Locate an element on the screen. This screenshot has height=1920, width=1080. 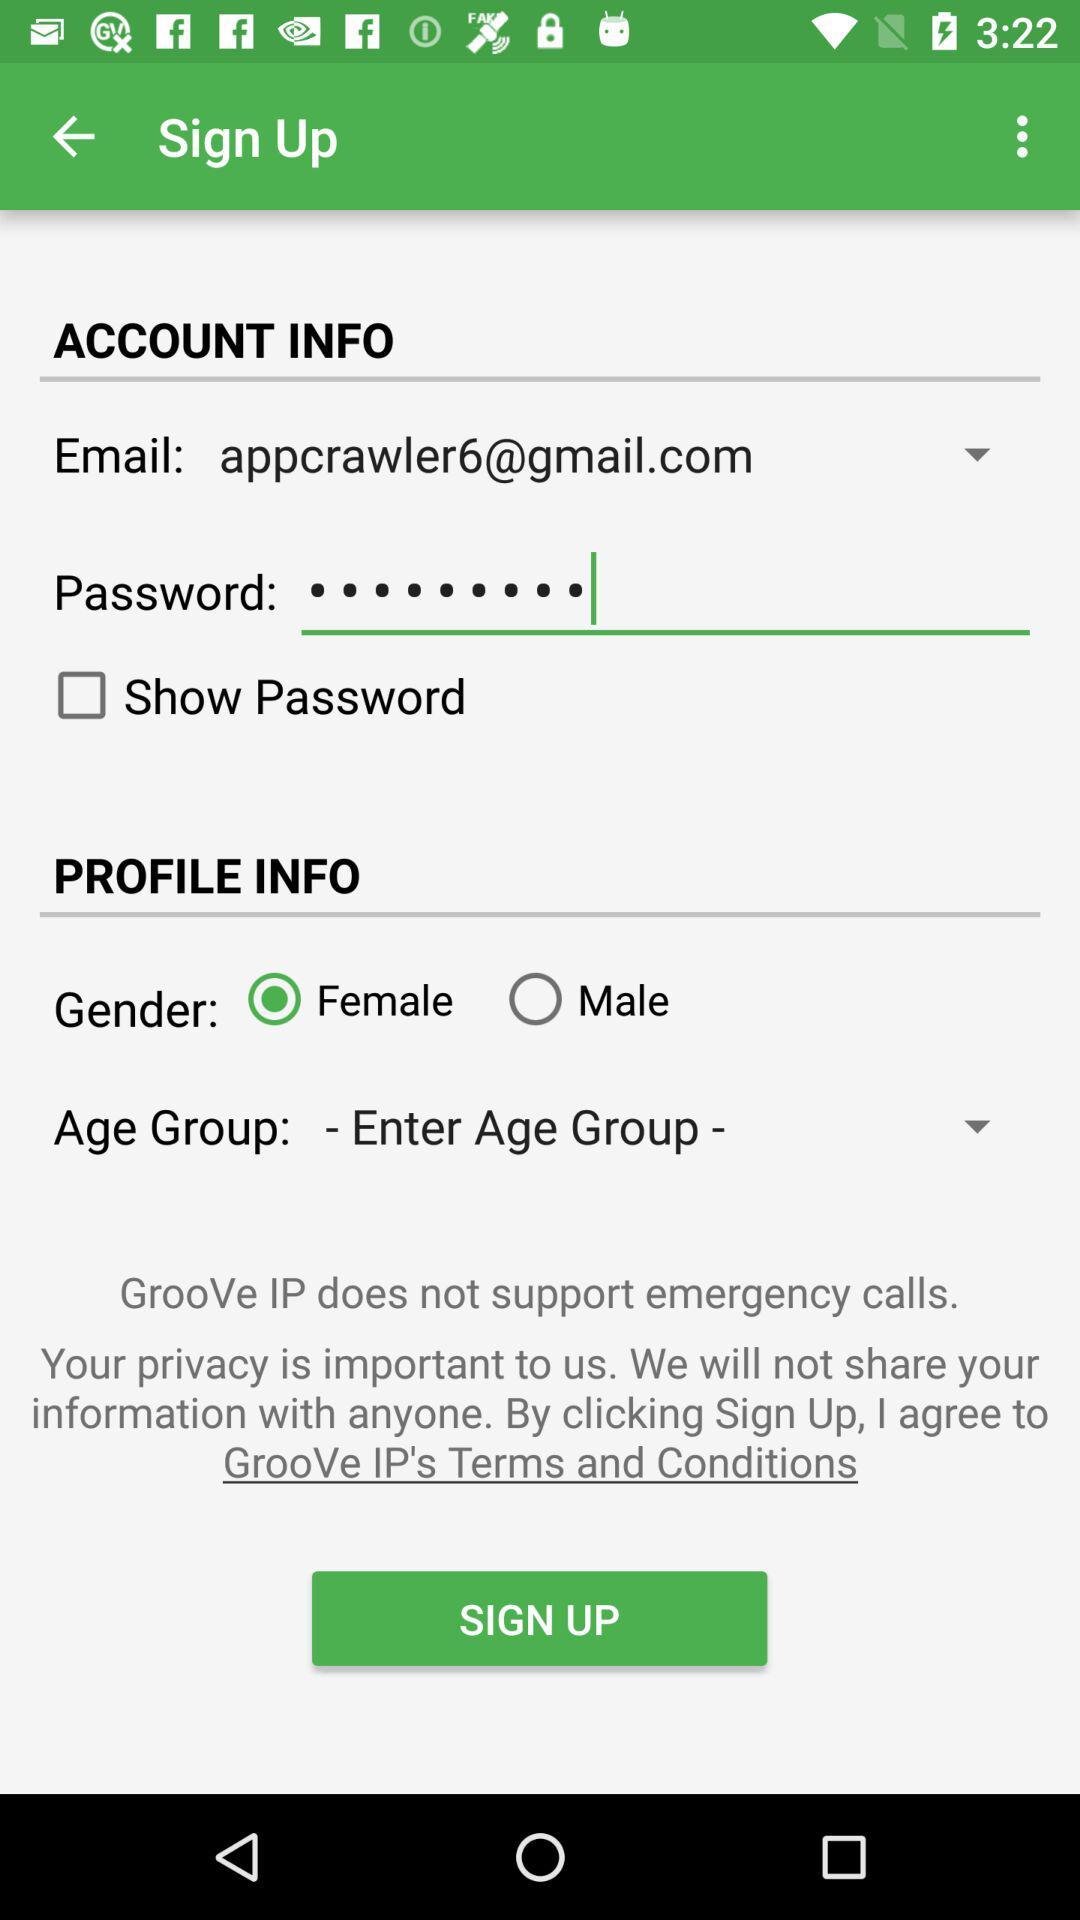
item to the left of male icon is located at coordinates (342, 998).